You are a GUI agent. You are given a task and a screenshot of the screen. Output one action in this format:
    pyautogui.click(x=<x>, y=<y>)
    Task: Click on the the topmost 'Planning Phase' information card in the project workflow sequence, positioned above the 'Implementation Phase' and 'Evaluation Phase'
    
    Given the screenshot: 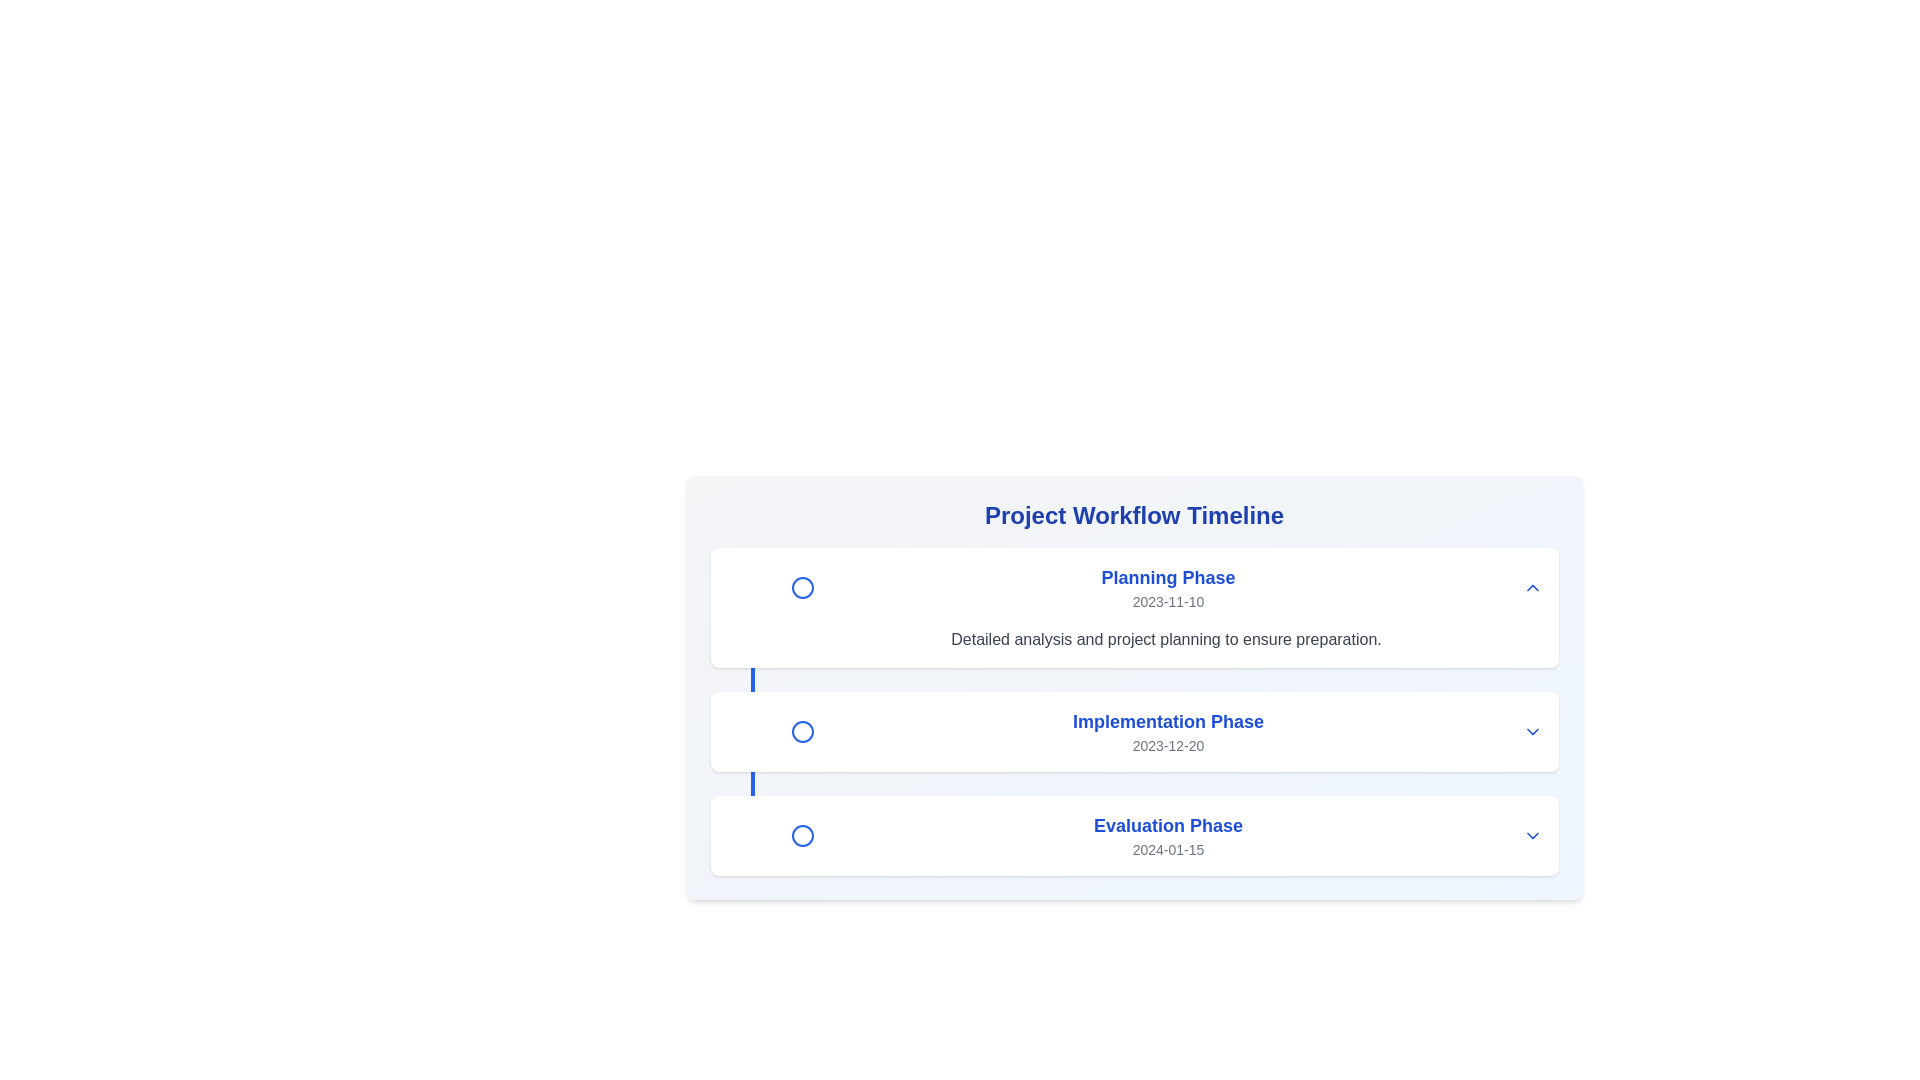 What is the action you would take?
    pyautogui.click(x=1134, y=607)
    